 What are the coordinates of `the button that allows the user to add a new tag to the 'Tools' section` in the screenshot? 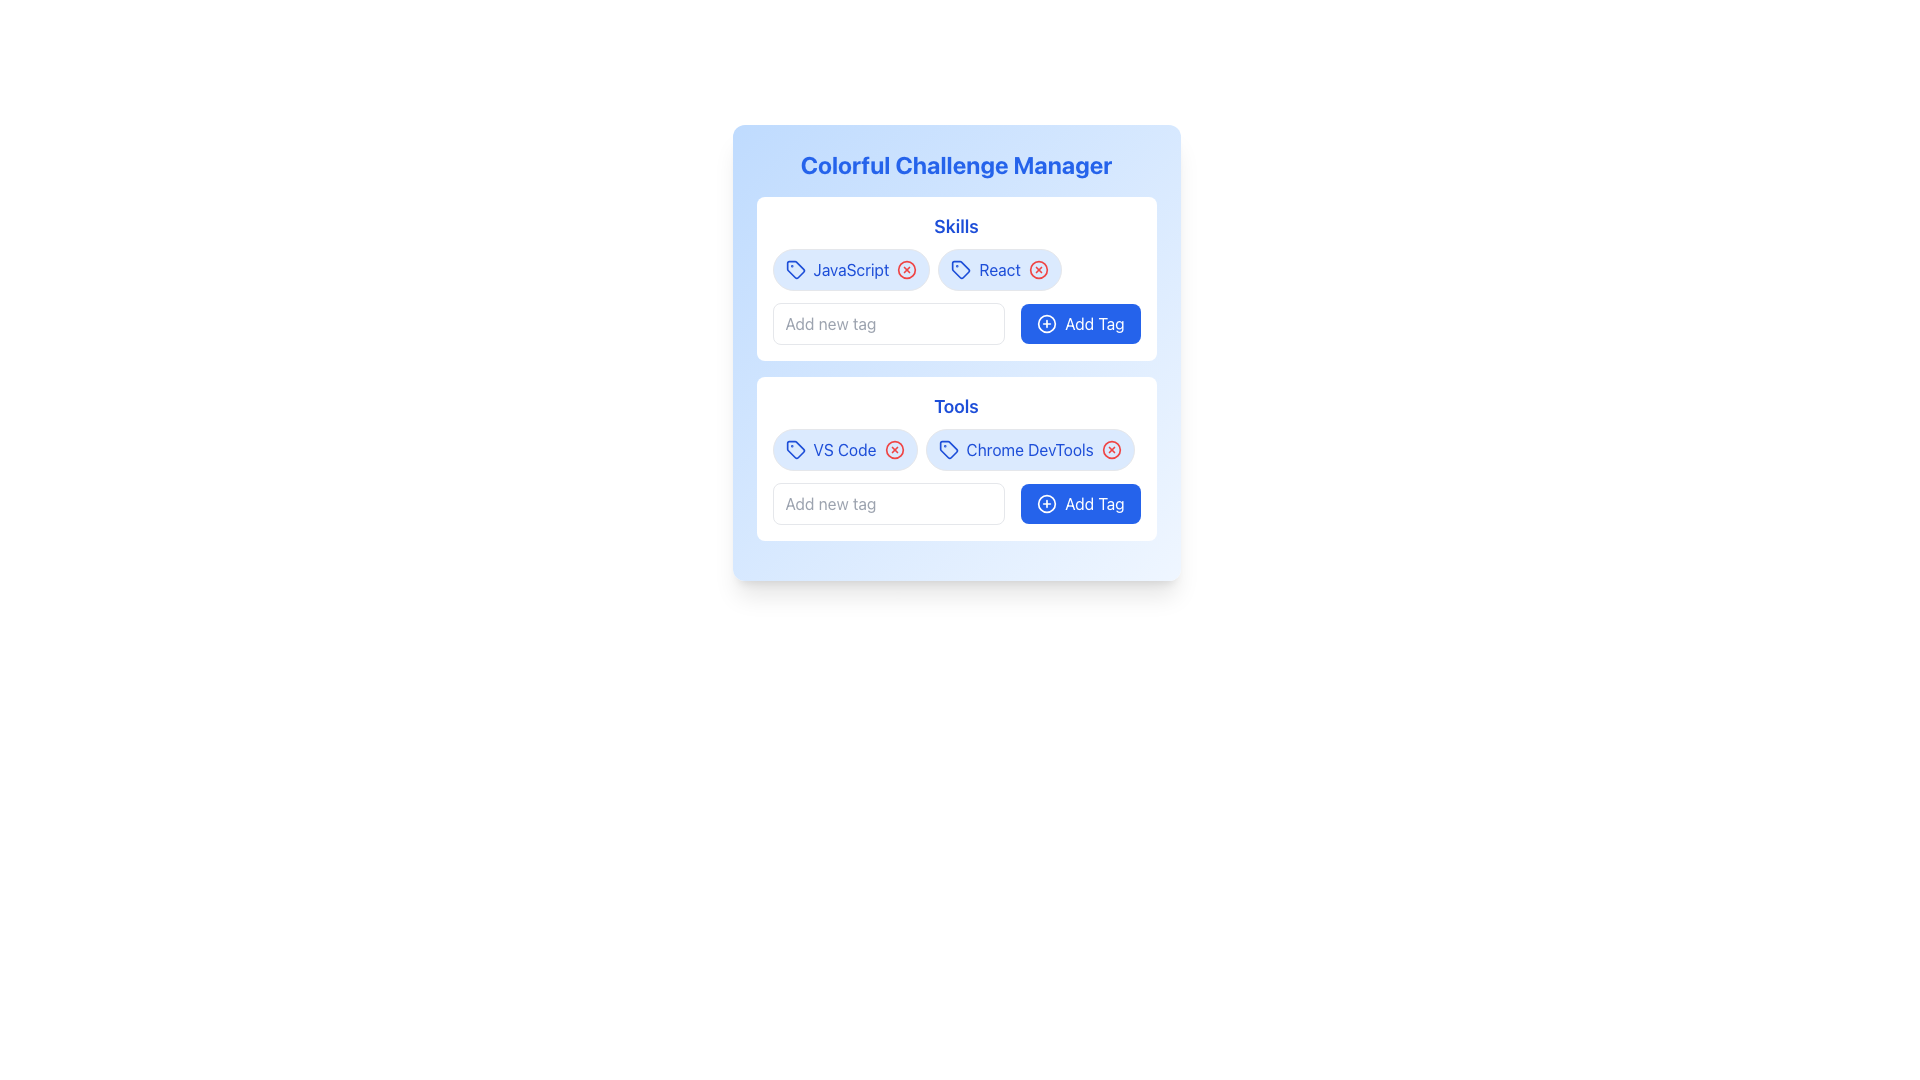 It's located at (1079, 503).